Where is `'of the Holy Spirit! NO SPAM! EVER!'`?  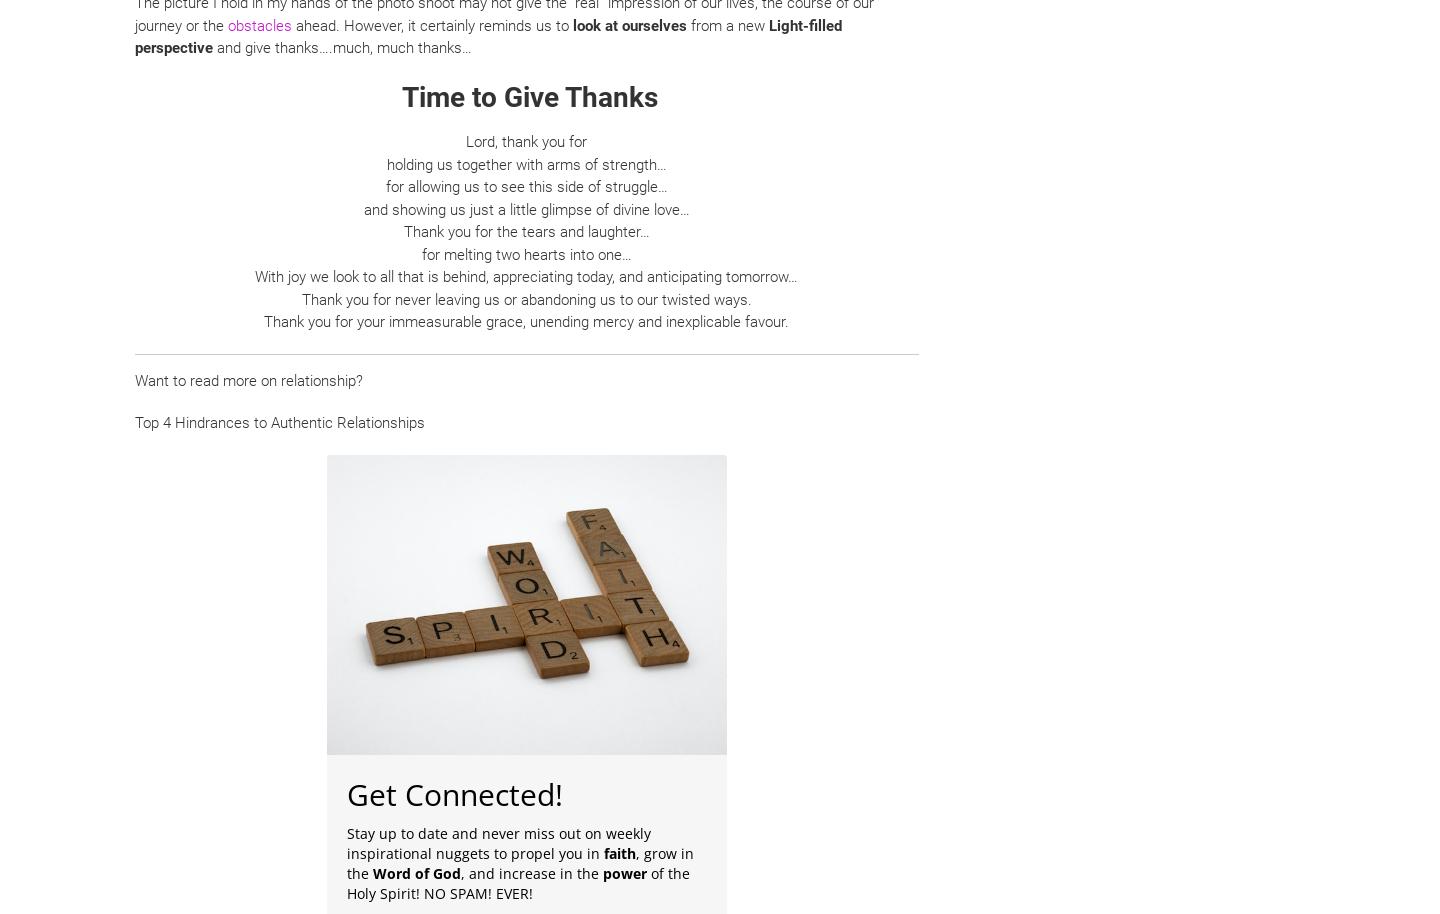
'of the Holy Spirit! NO SPAM! EVER!' is located at coordinates (516, 881).